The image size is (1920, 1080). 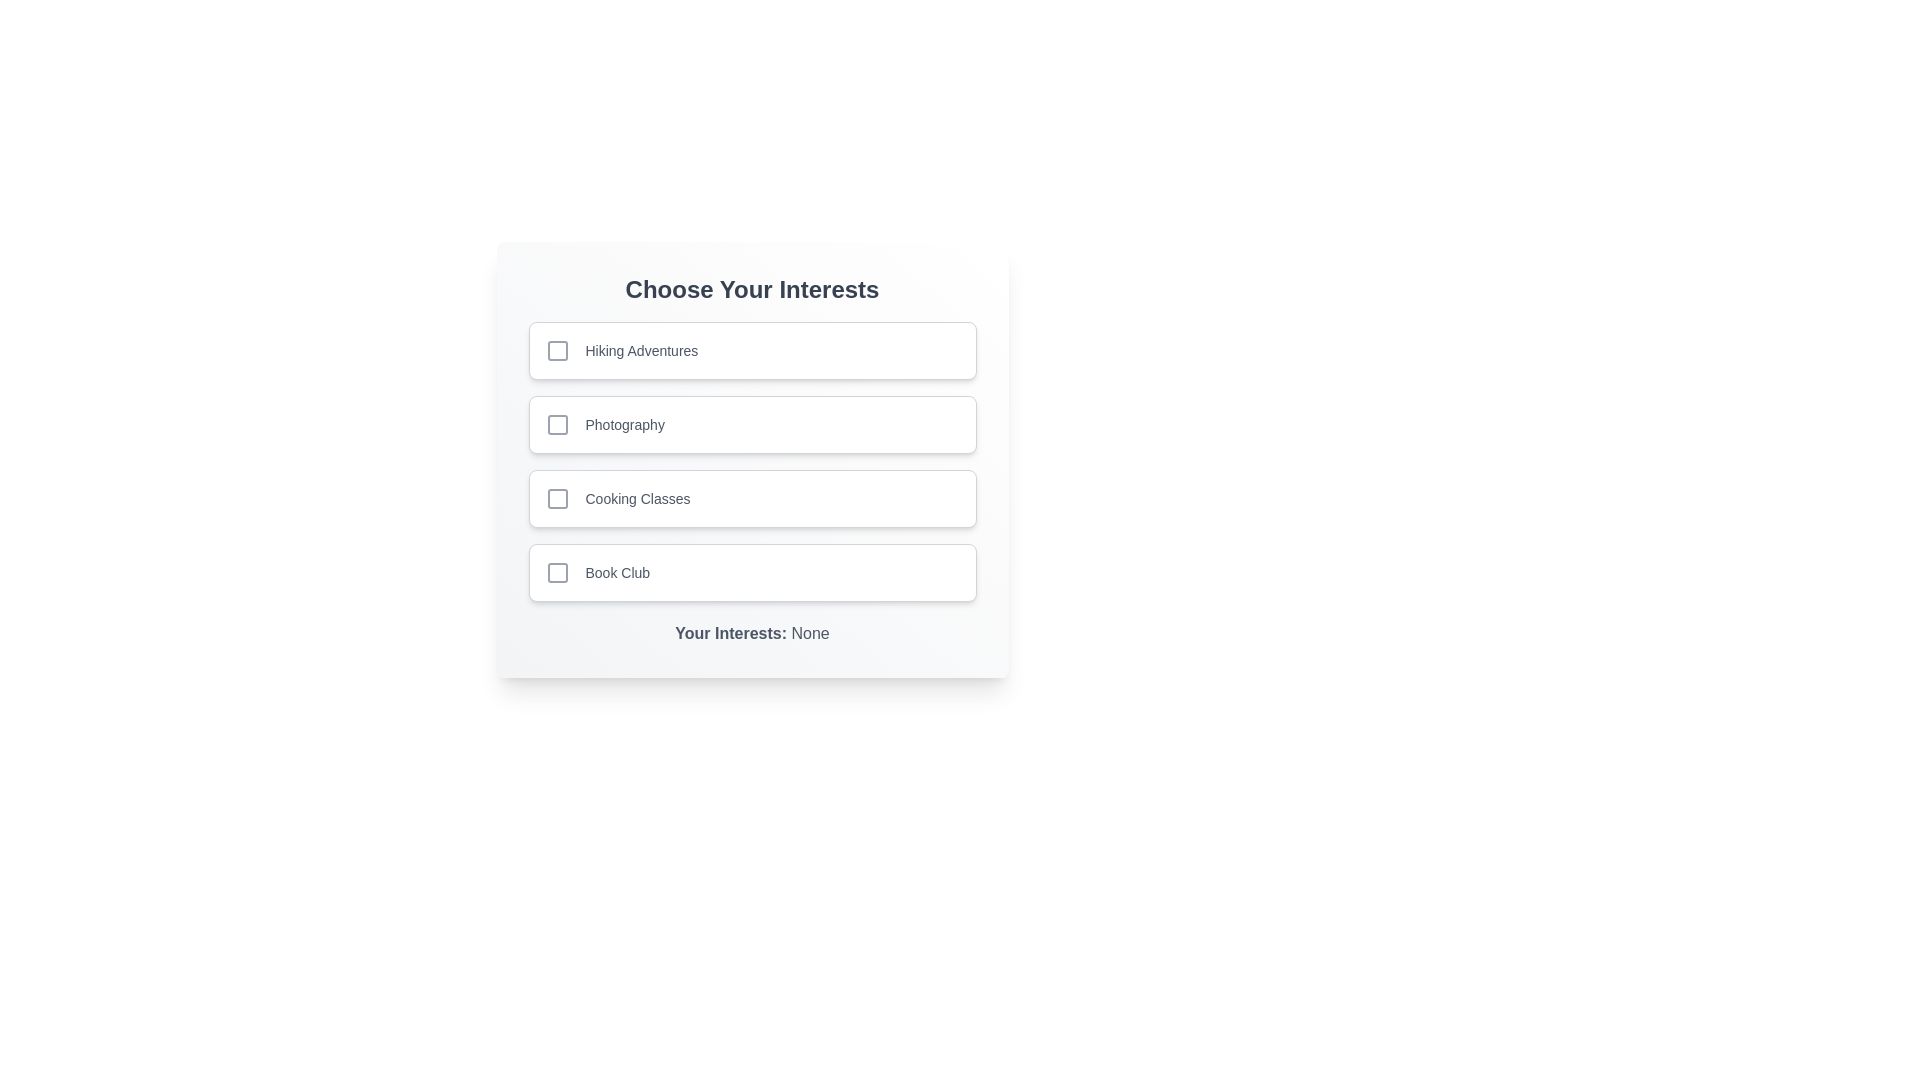 I want to click on the checkbox corresponding to the third item labeled 'Cooking Classes', so click(x=557, y=497).